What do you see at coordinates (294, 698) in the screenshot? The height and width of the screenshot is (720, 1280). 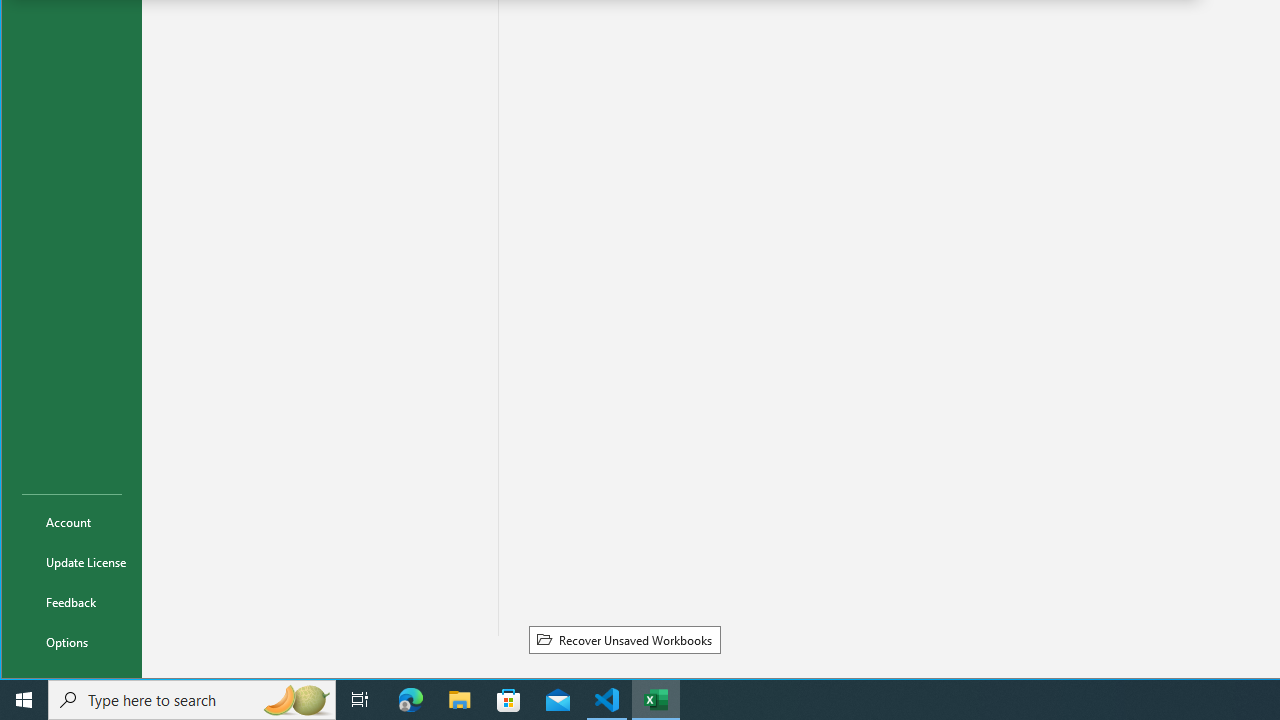 I see `'Search highlights icon opens search home window'` at bounding box center [294, 698].